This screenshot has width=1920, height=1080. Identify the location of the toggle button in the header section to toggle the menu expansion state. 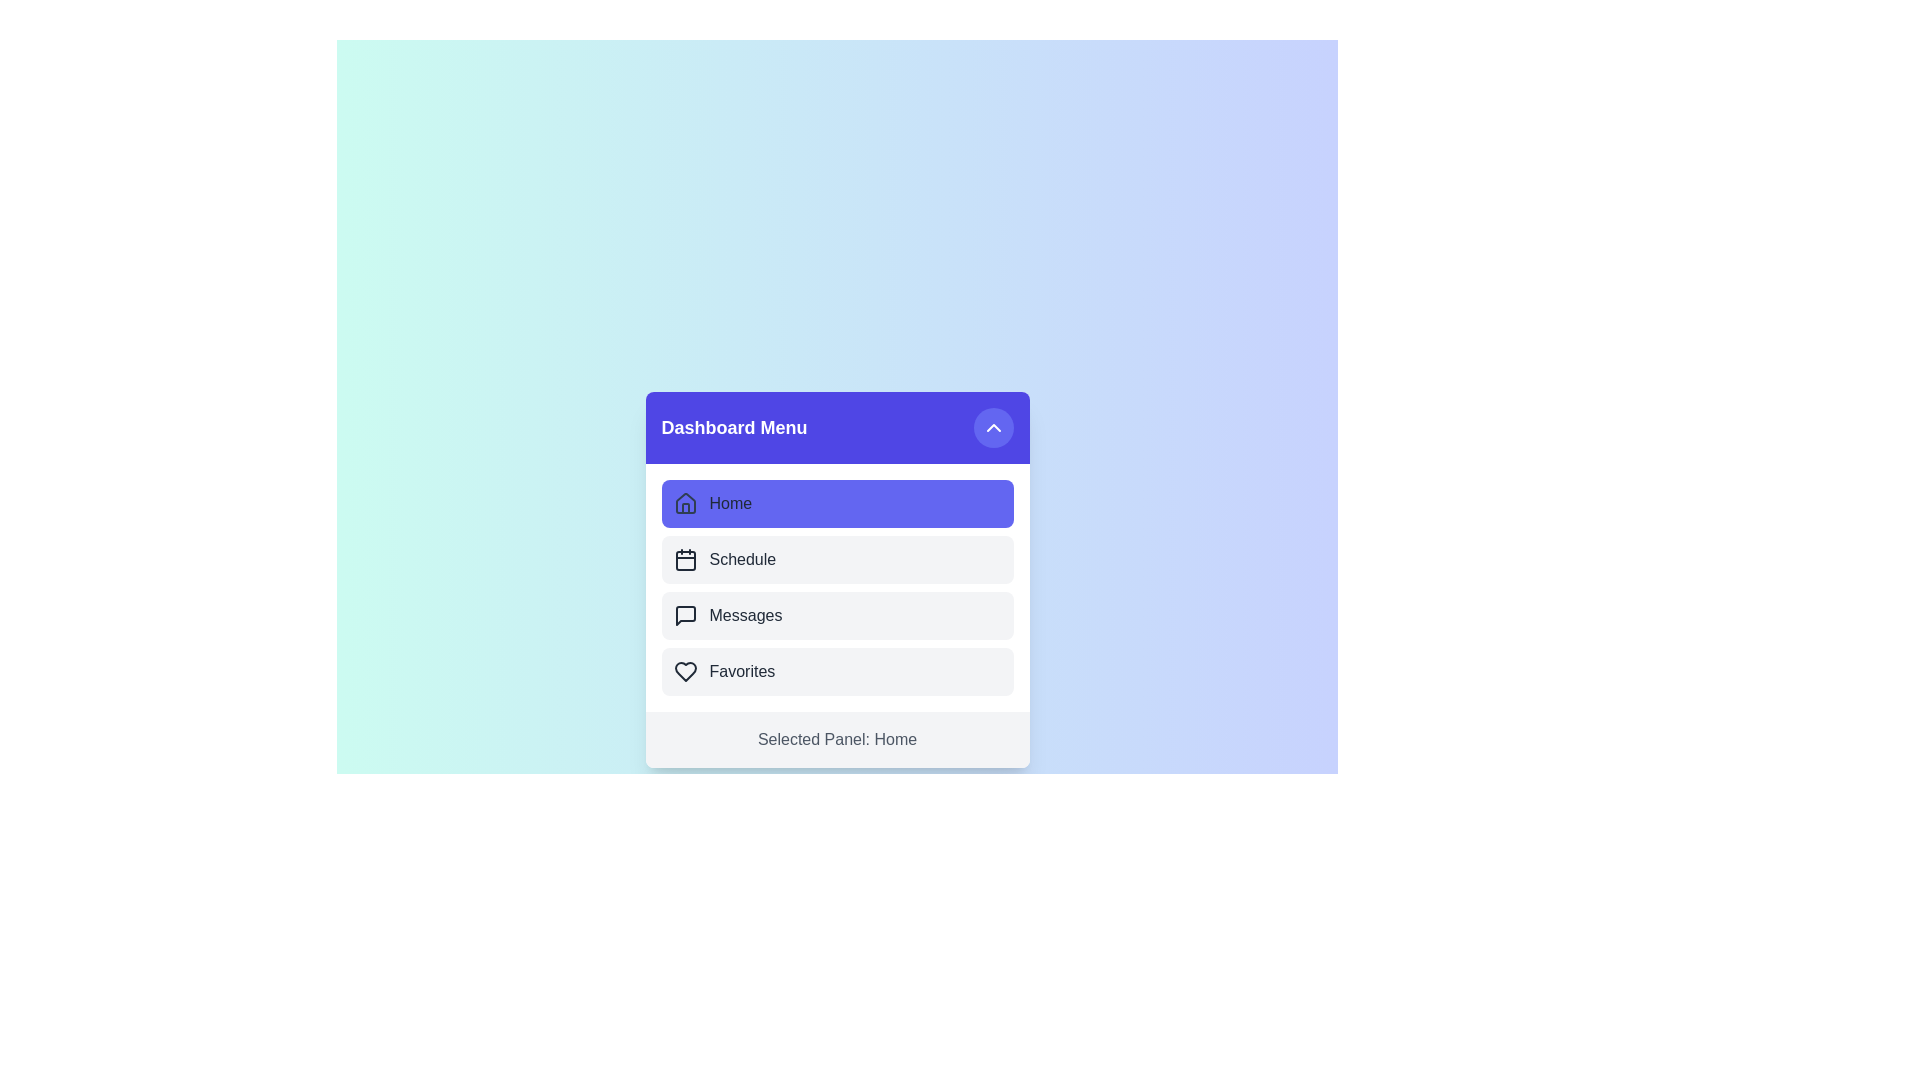
(993, 427).